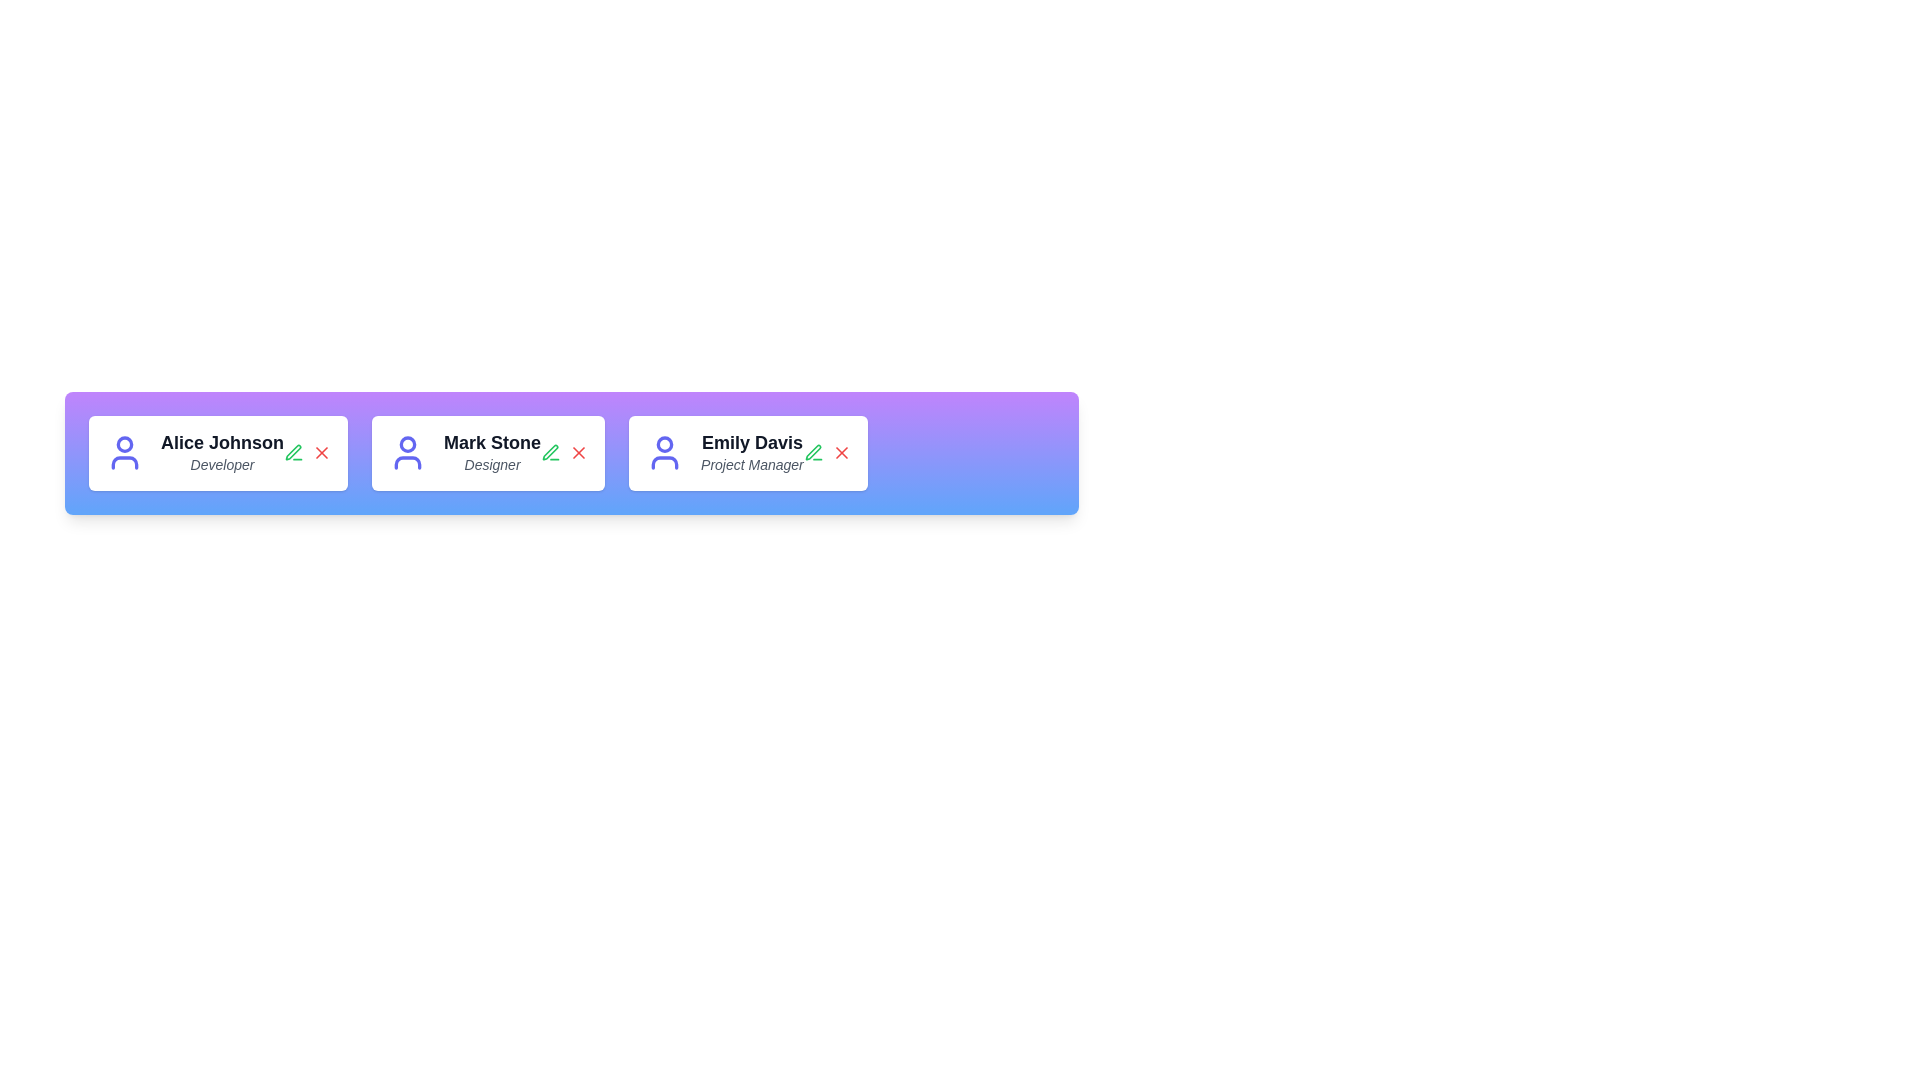  I want to click on the profile card of Emily Davis to view their information, so click(747, 453).